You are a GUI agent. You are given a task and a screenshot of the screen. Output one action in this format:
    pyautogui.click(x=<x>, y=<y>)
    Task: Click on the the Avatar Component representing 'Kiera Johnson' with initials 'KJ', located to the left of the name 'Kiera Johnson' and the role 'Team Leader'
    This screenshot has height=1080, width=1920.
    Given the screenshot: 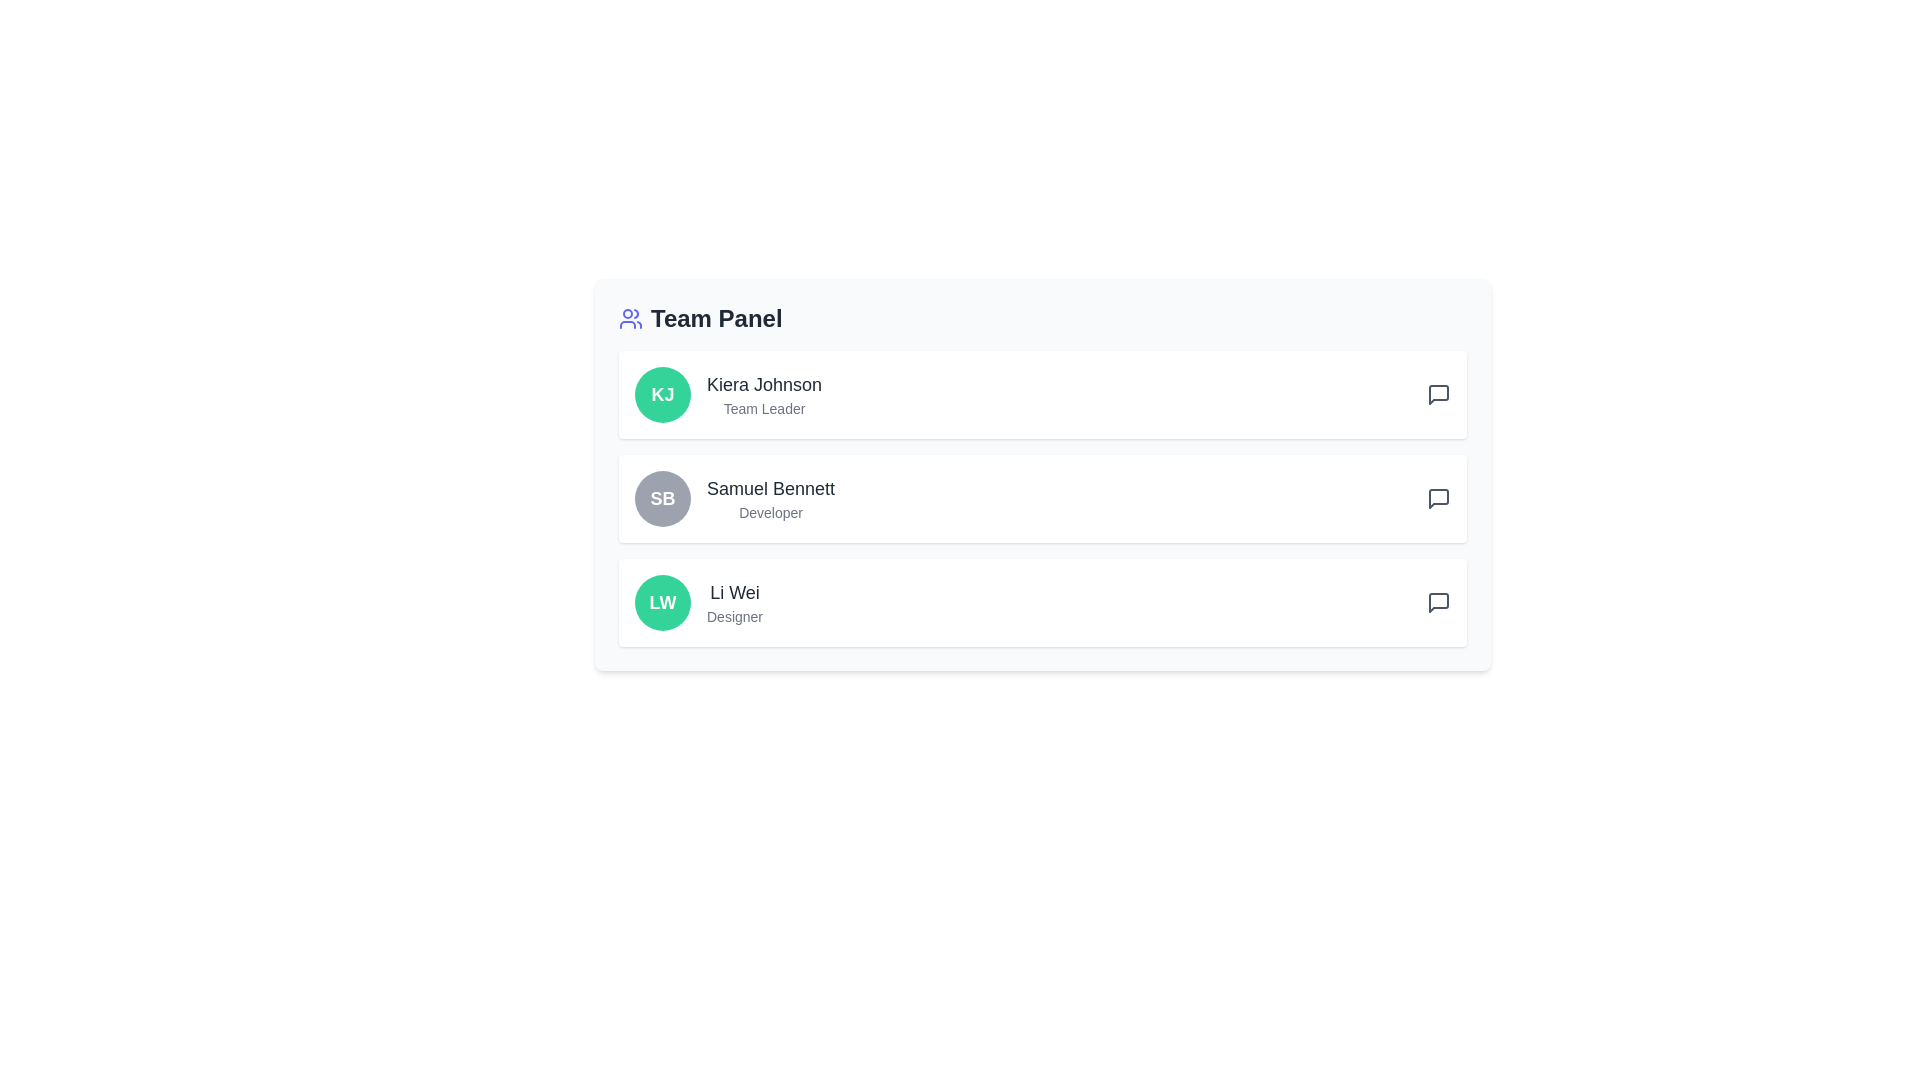 What is the action you would take?
    pyautogui.click(x=662, y=394)
    